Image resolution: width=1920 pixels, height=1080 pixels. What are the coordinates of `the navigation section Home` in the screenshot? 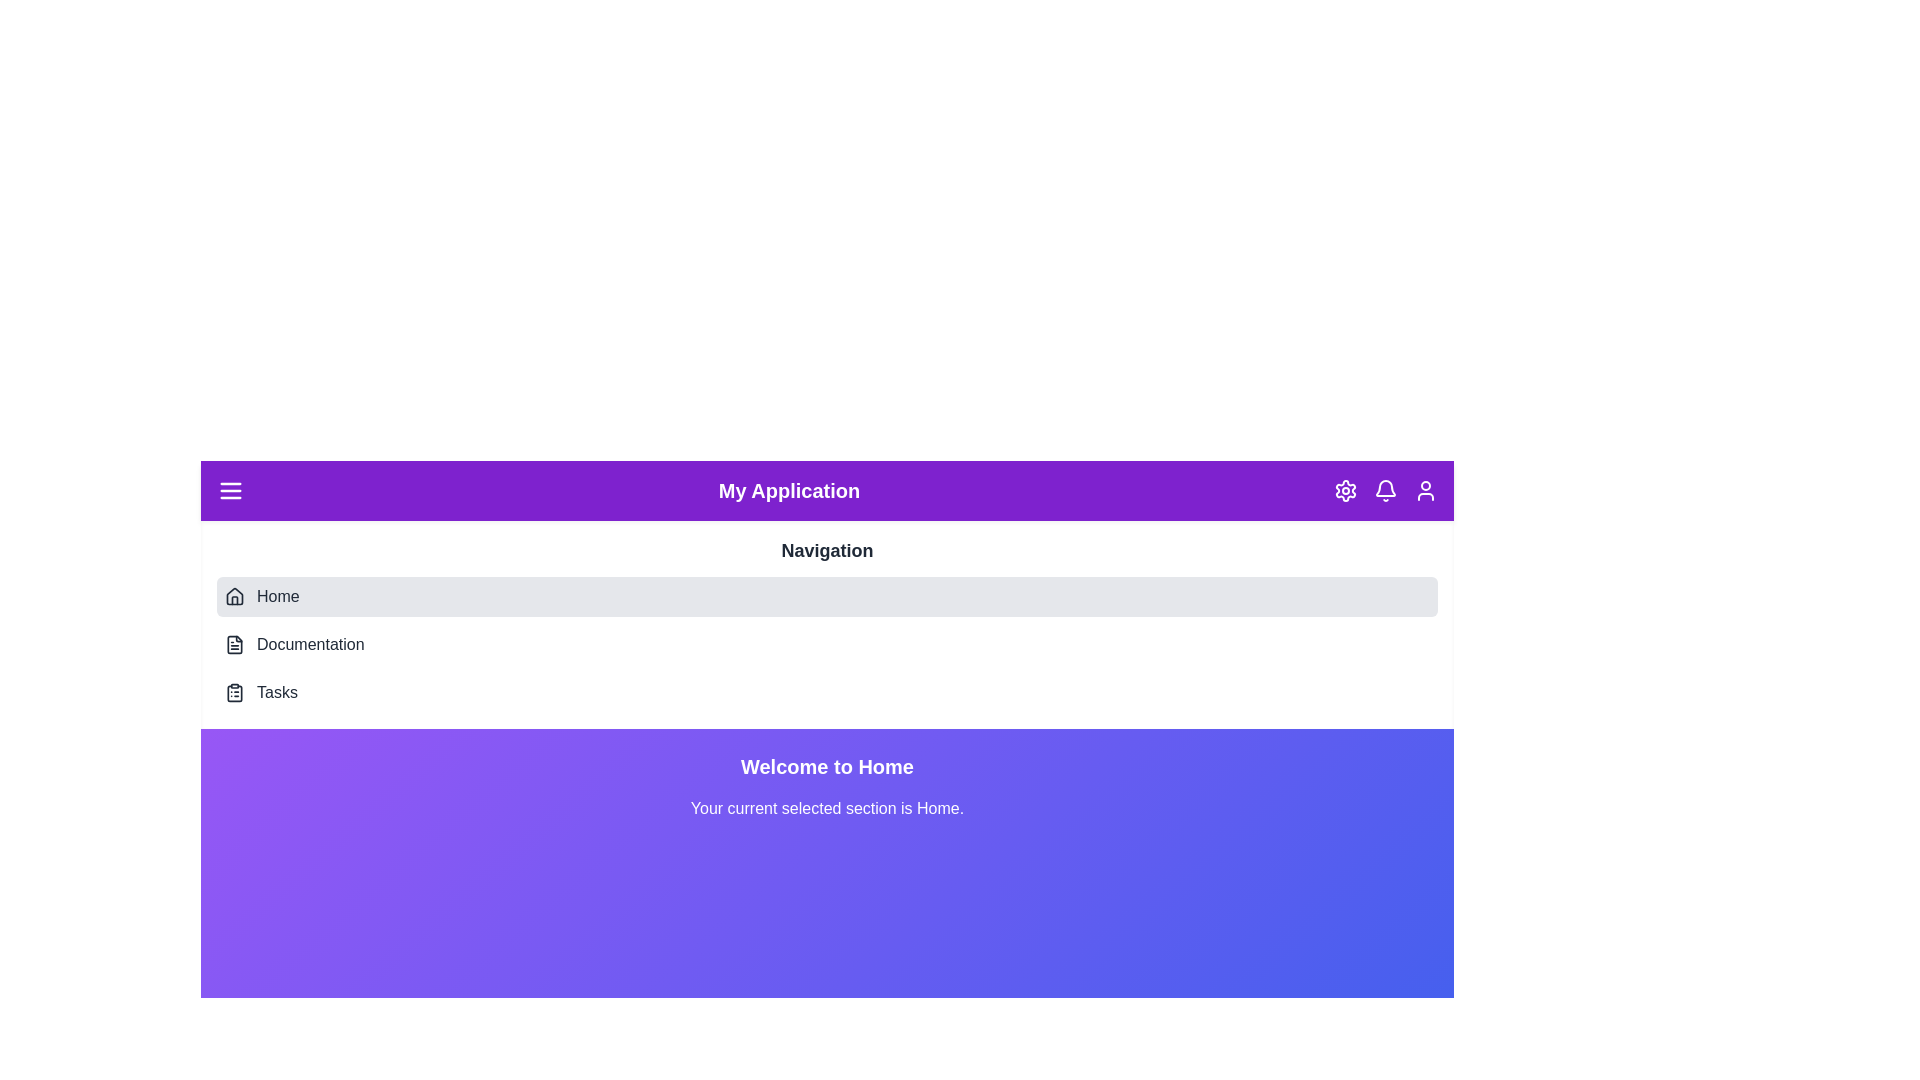 It's located at (827, 596).